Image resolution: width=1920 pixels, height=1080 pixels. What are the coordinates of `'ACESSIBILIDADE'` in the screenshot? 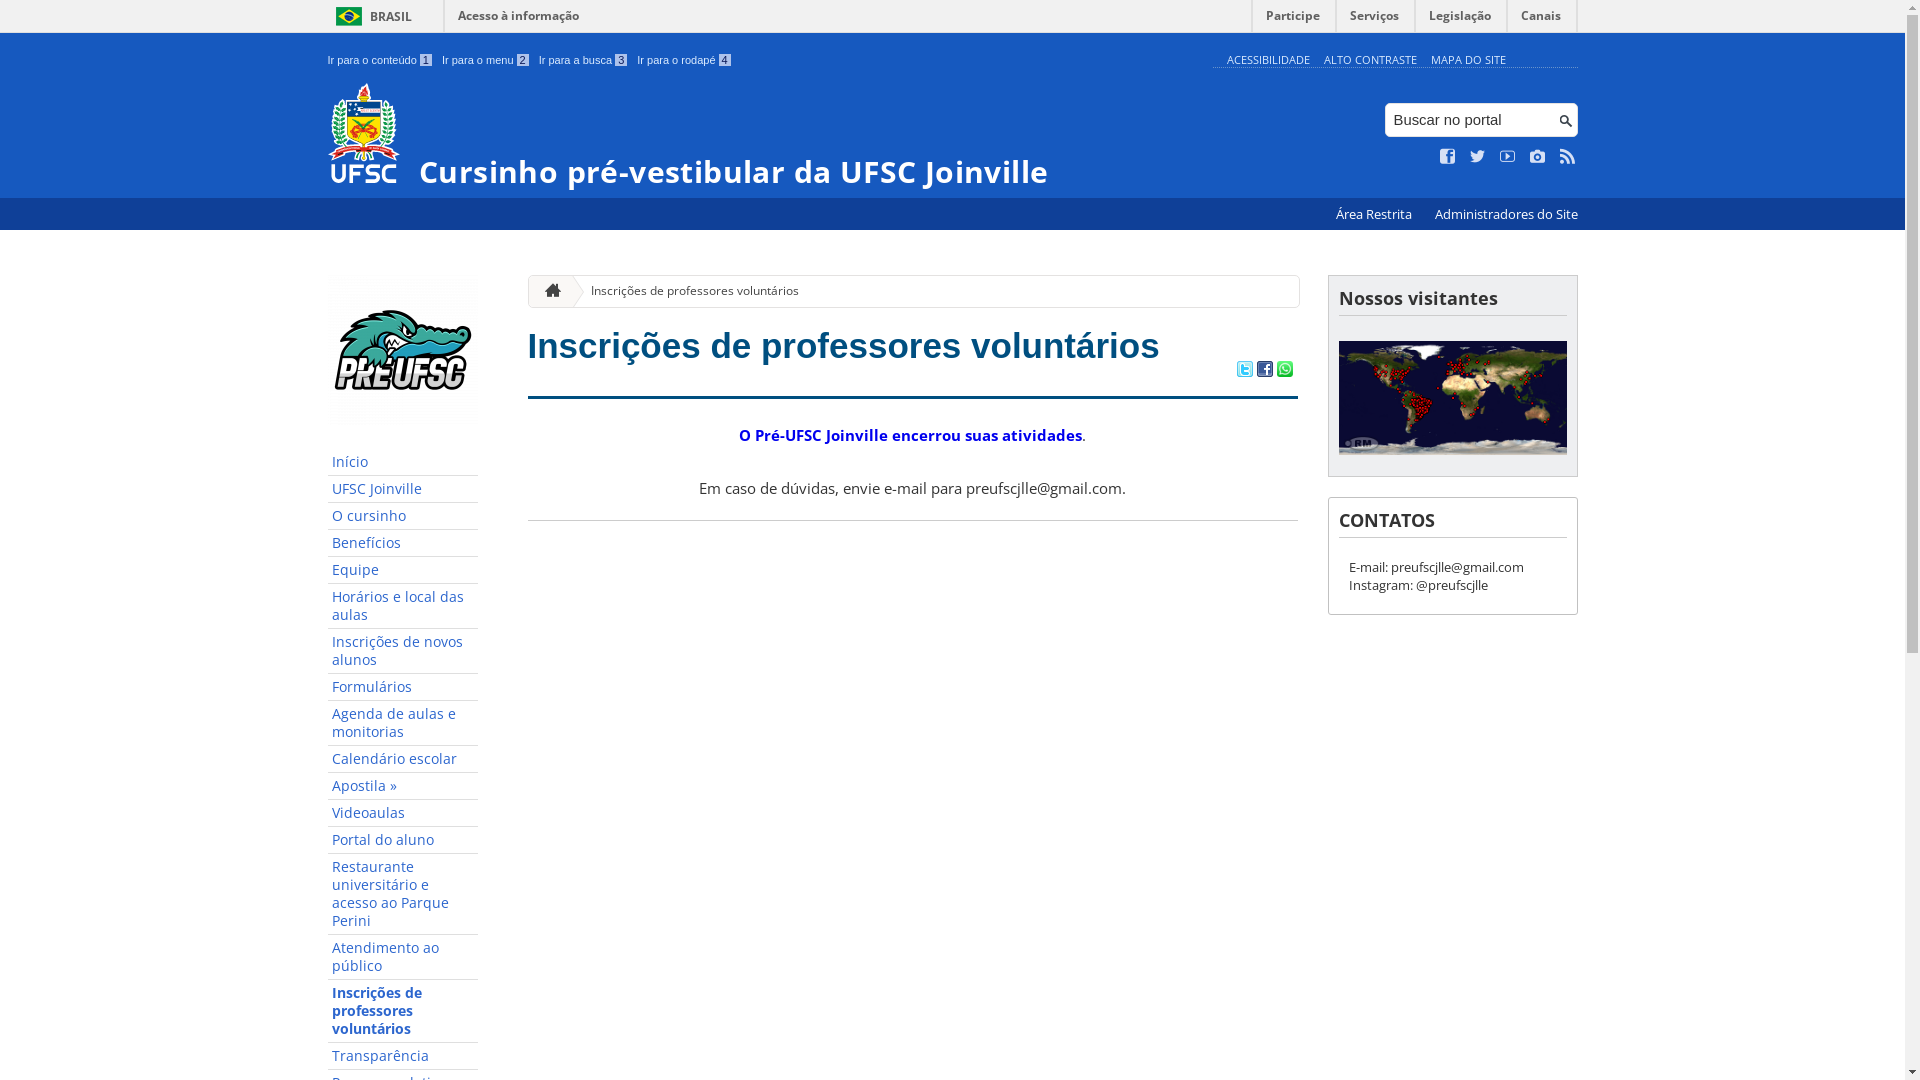 It's located at (1266, 58).